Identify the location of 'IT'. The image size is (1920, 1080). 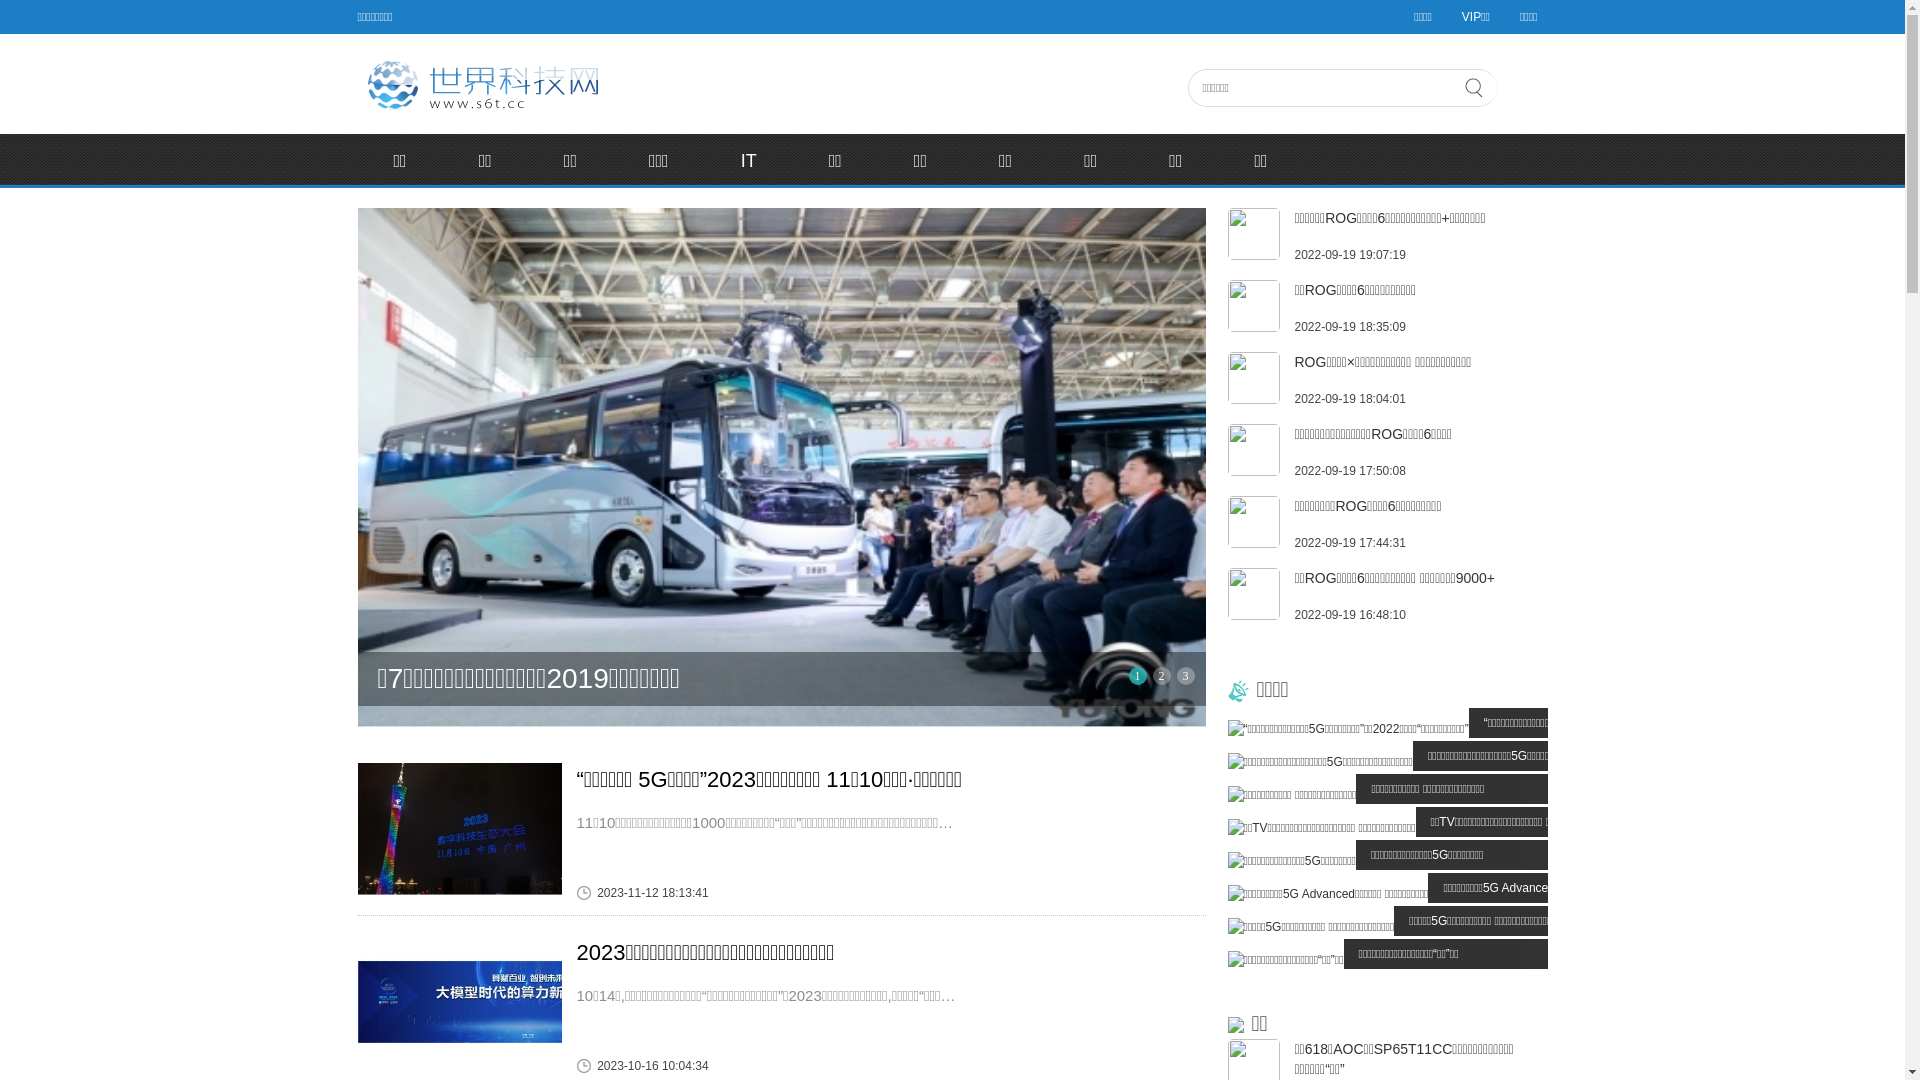
(747, 160).